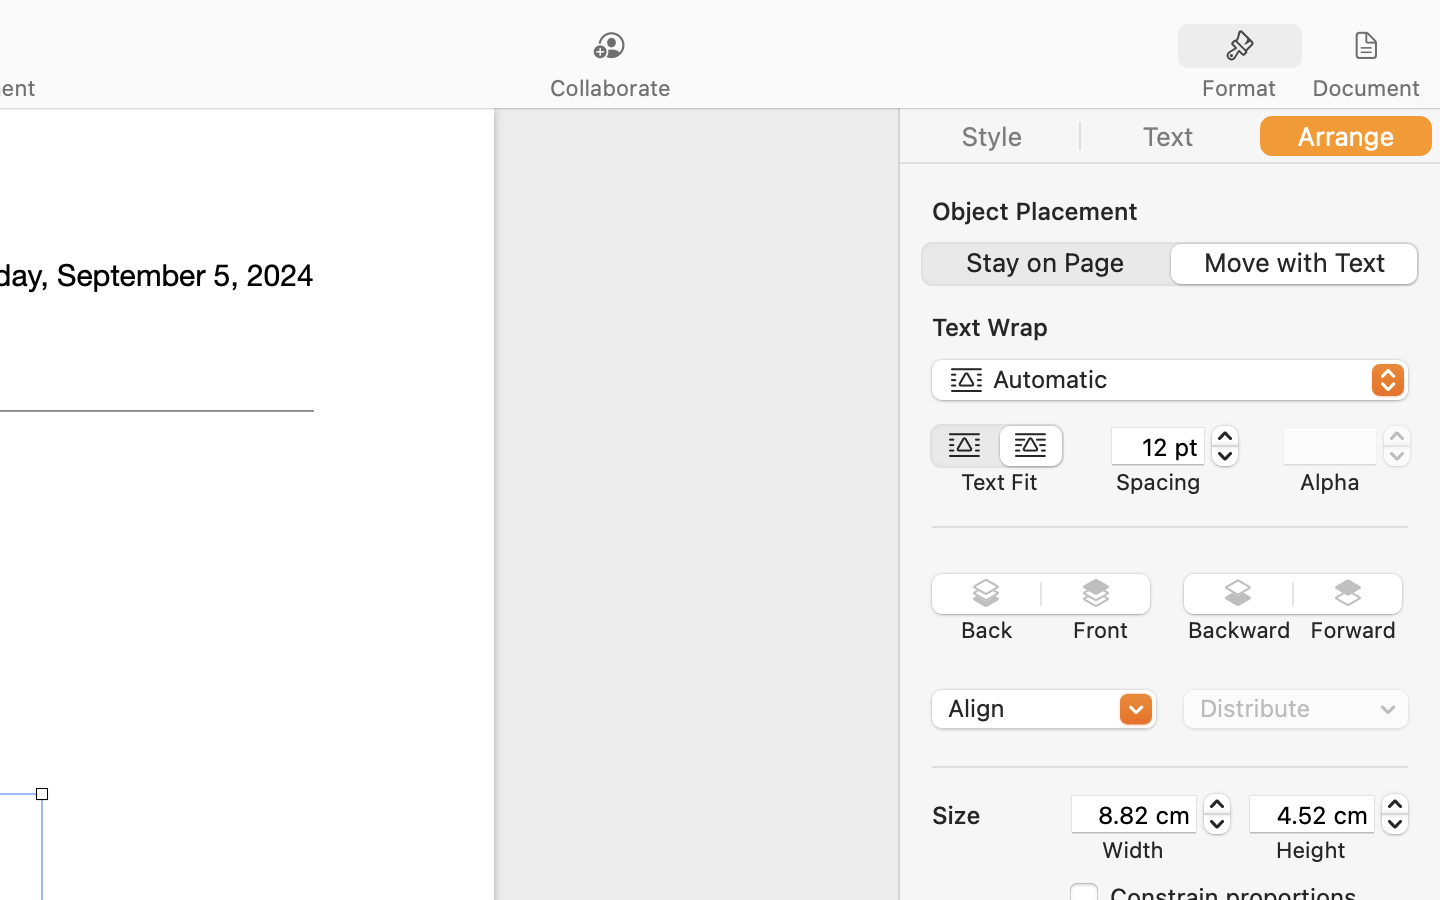 This screenshot has height=900, width=1440. I want to click on 'Height', so click(1310, 849).